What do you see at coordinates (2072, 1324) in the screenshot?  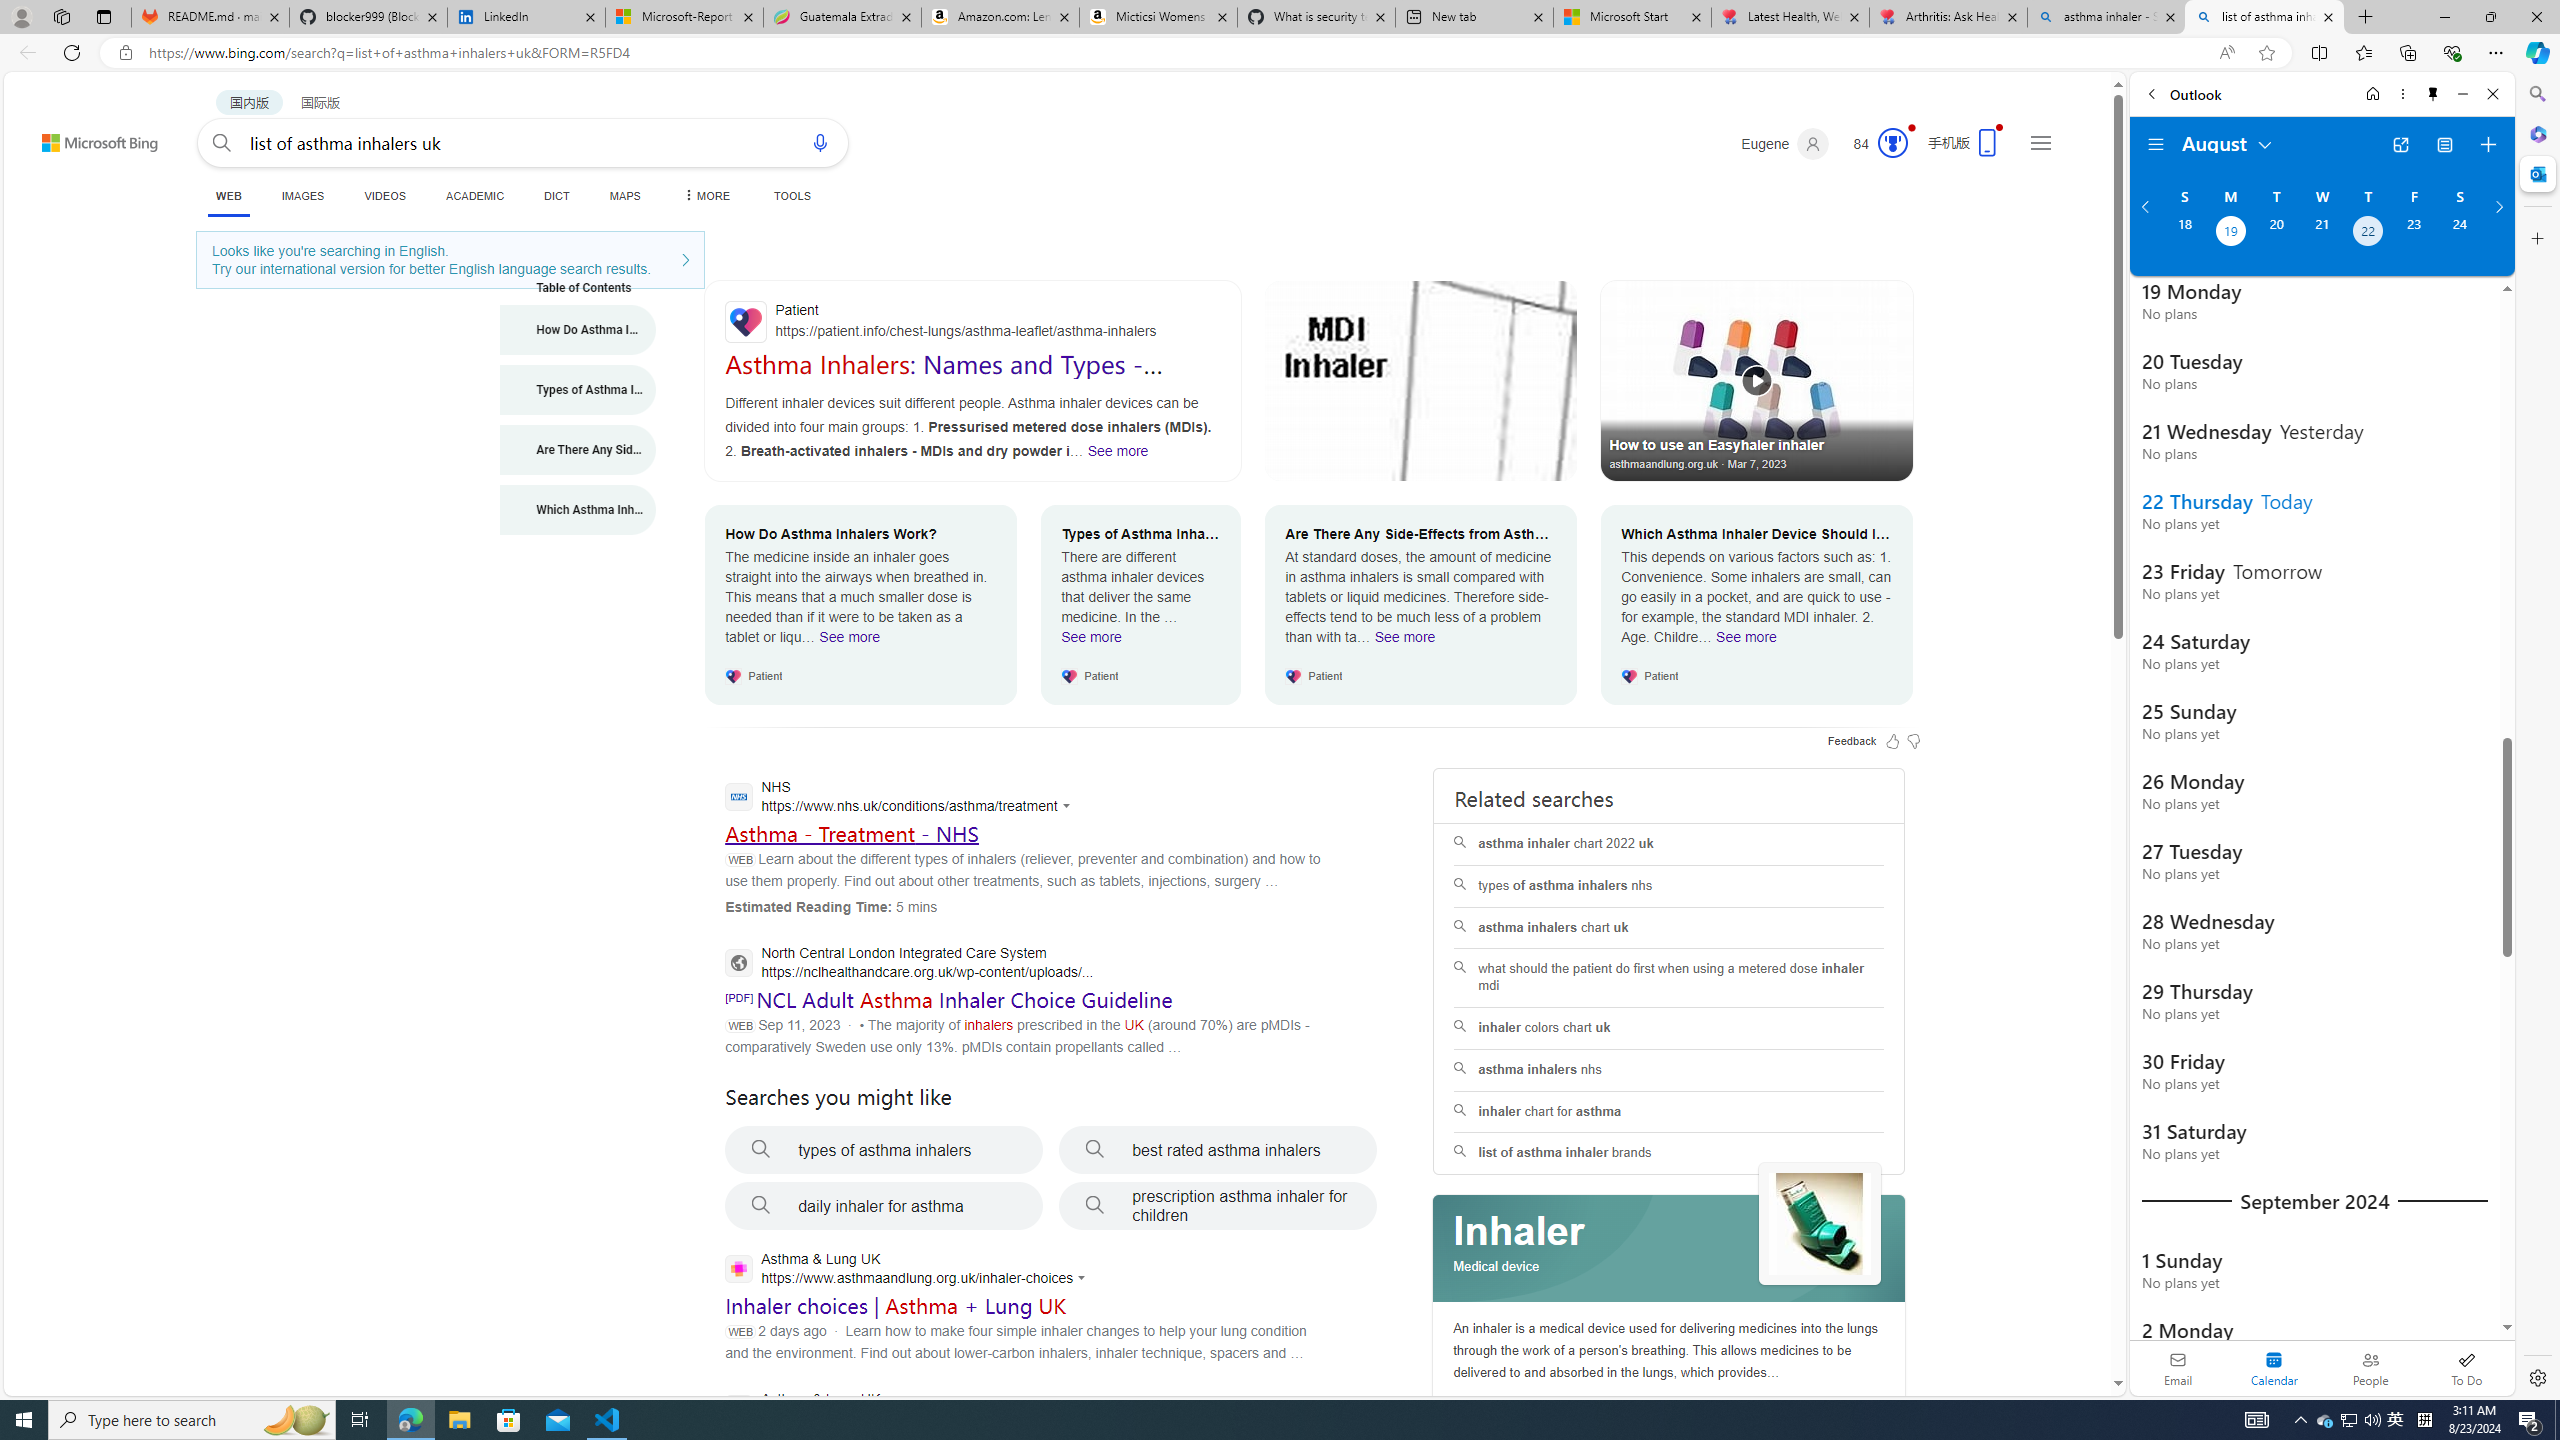 I see `'Search more'` at bounding box center [2072, 1324].